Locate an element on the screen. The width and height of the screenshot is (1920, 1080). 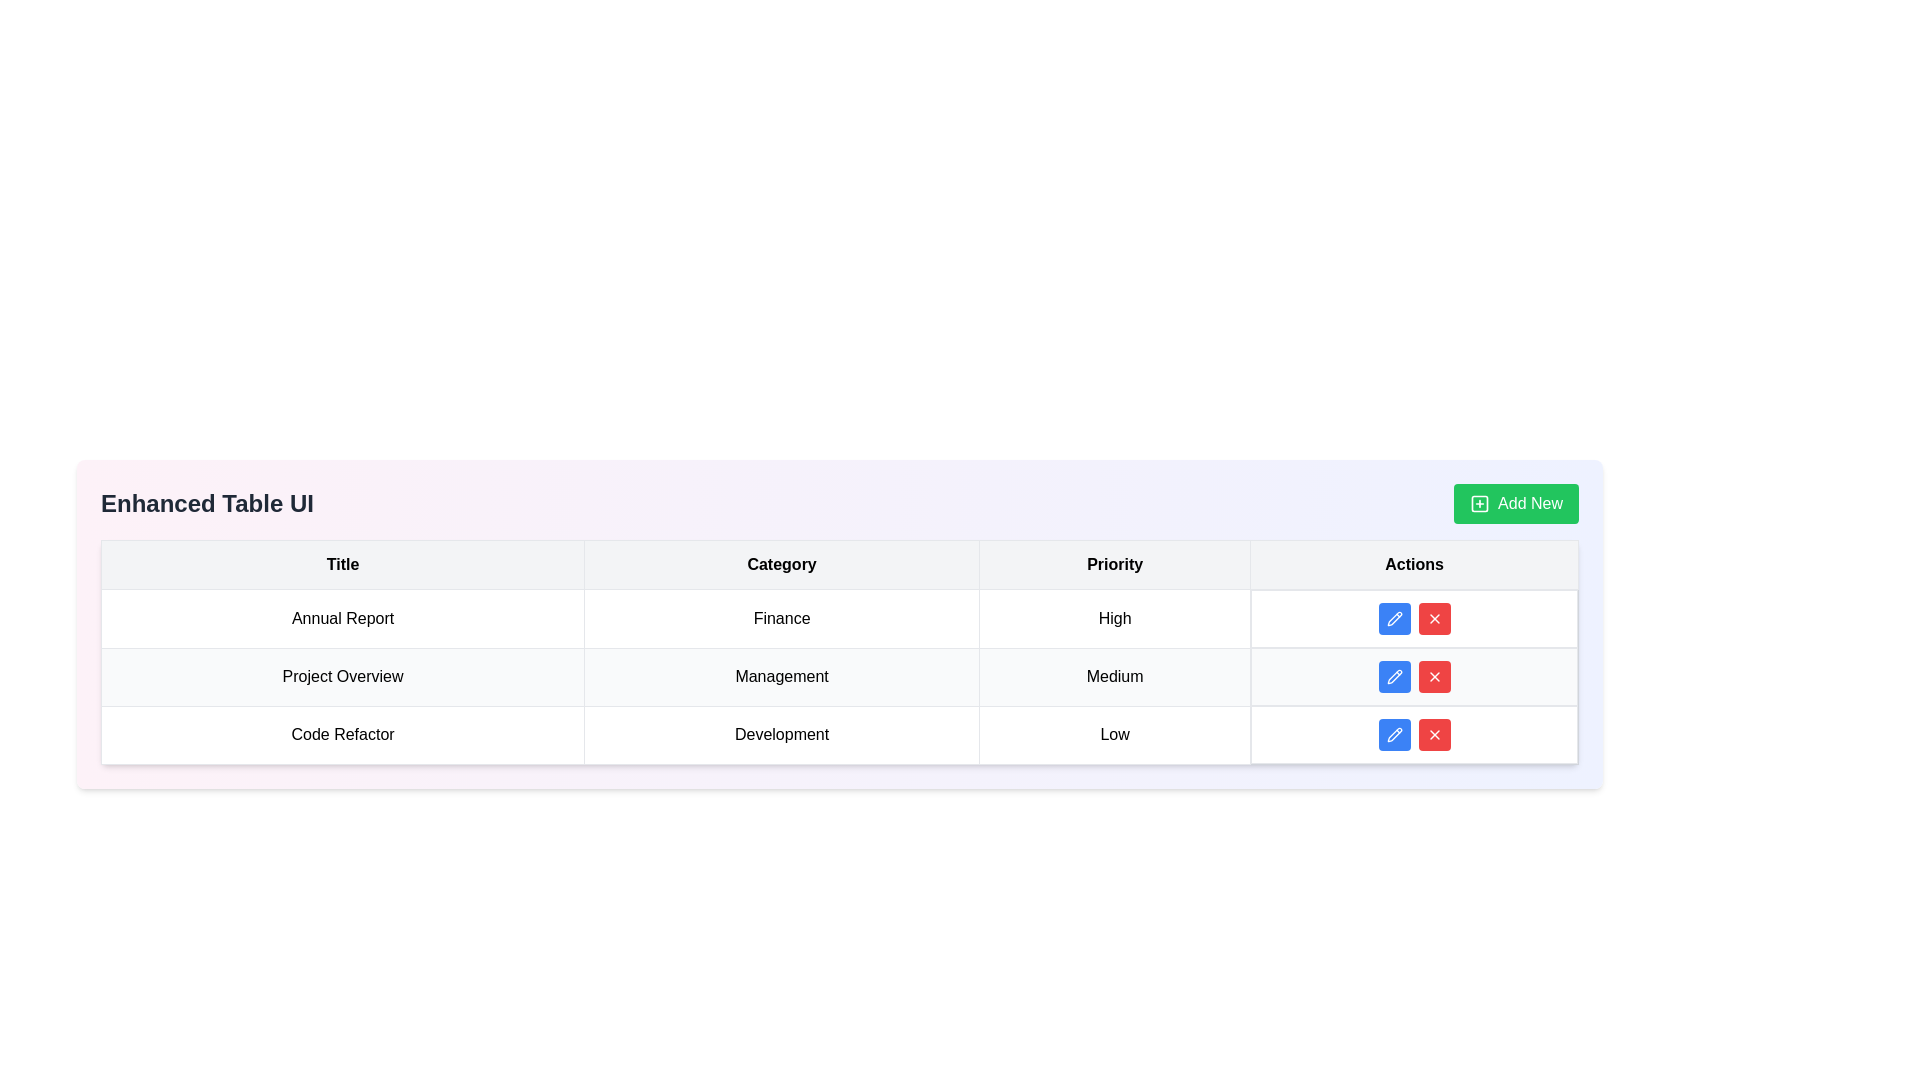
the 'Medium' priority level text label located in the 'Priority' column of the 'Management' category row is located at coordinates (1114, 676).